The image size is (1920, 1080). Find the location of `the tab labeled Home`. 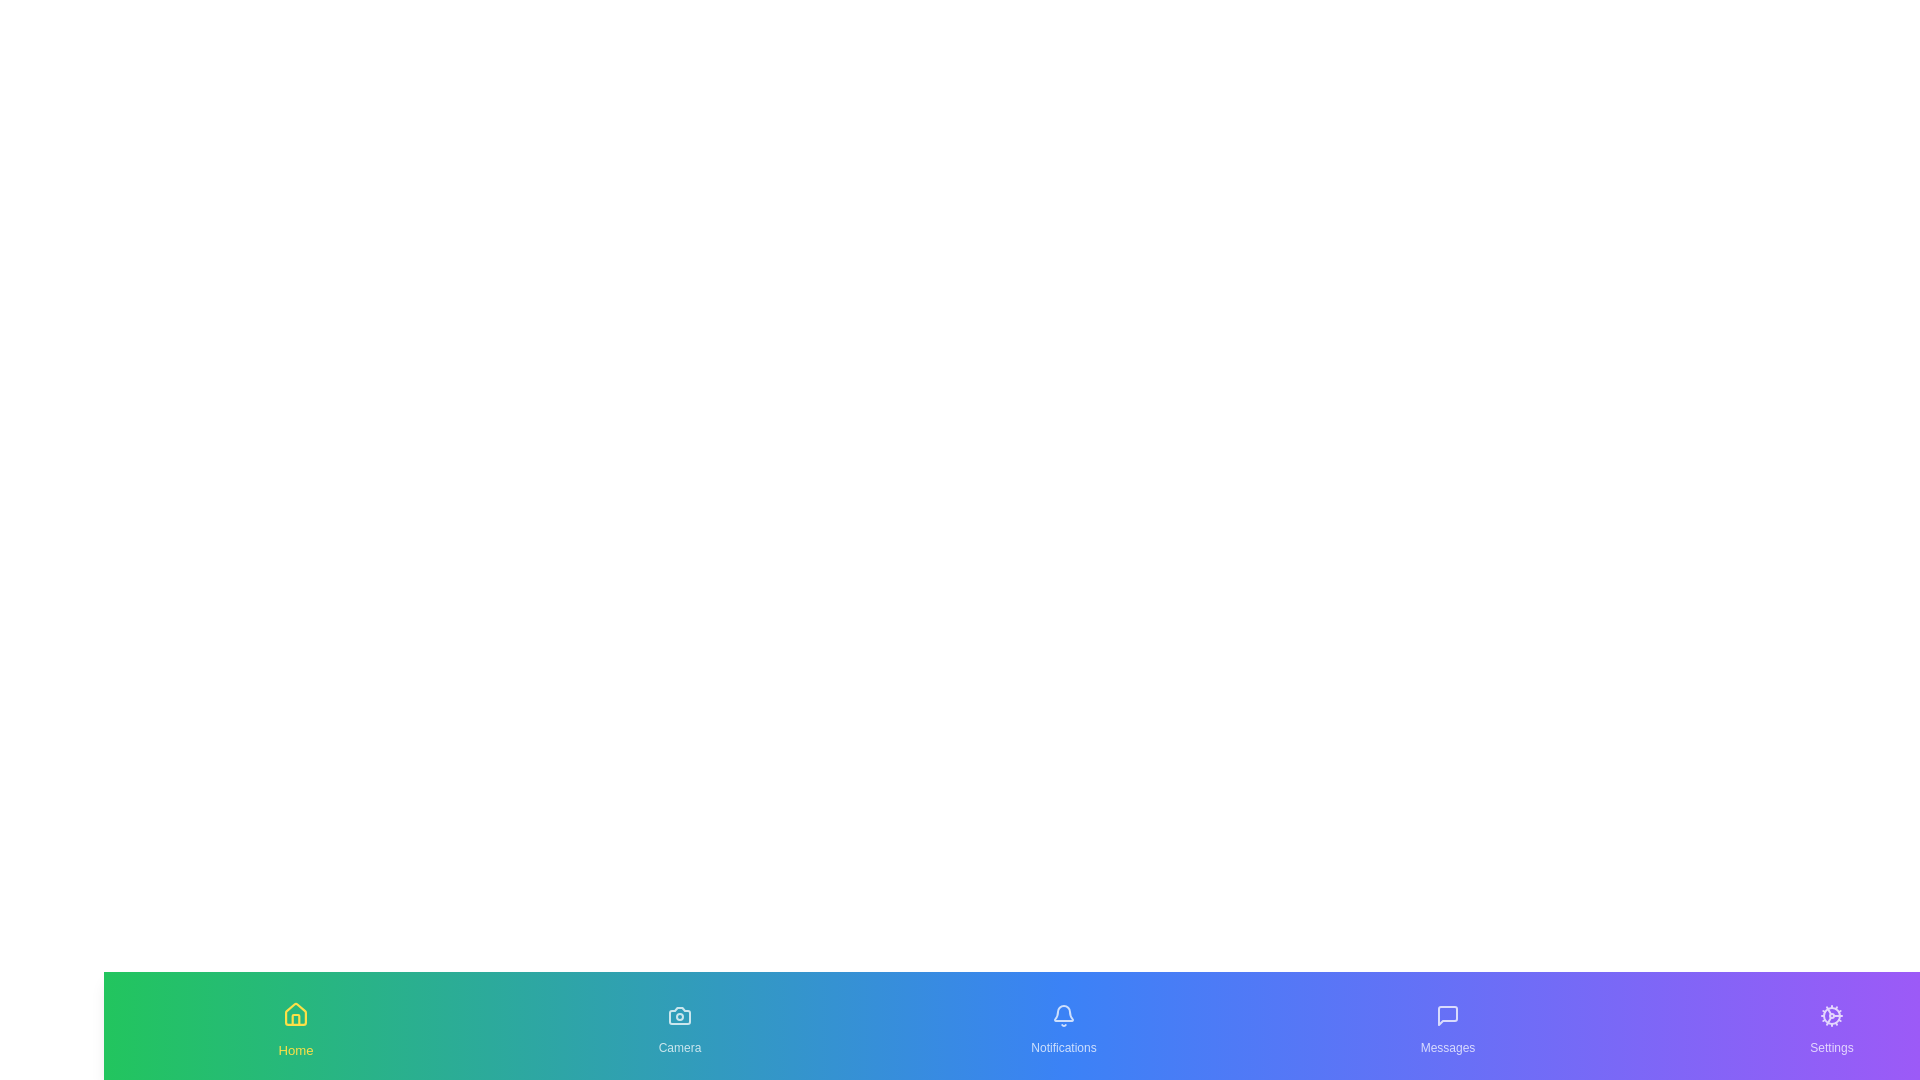

the tab labeled Home is located at coordinates (295, 1026).